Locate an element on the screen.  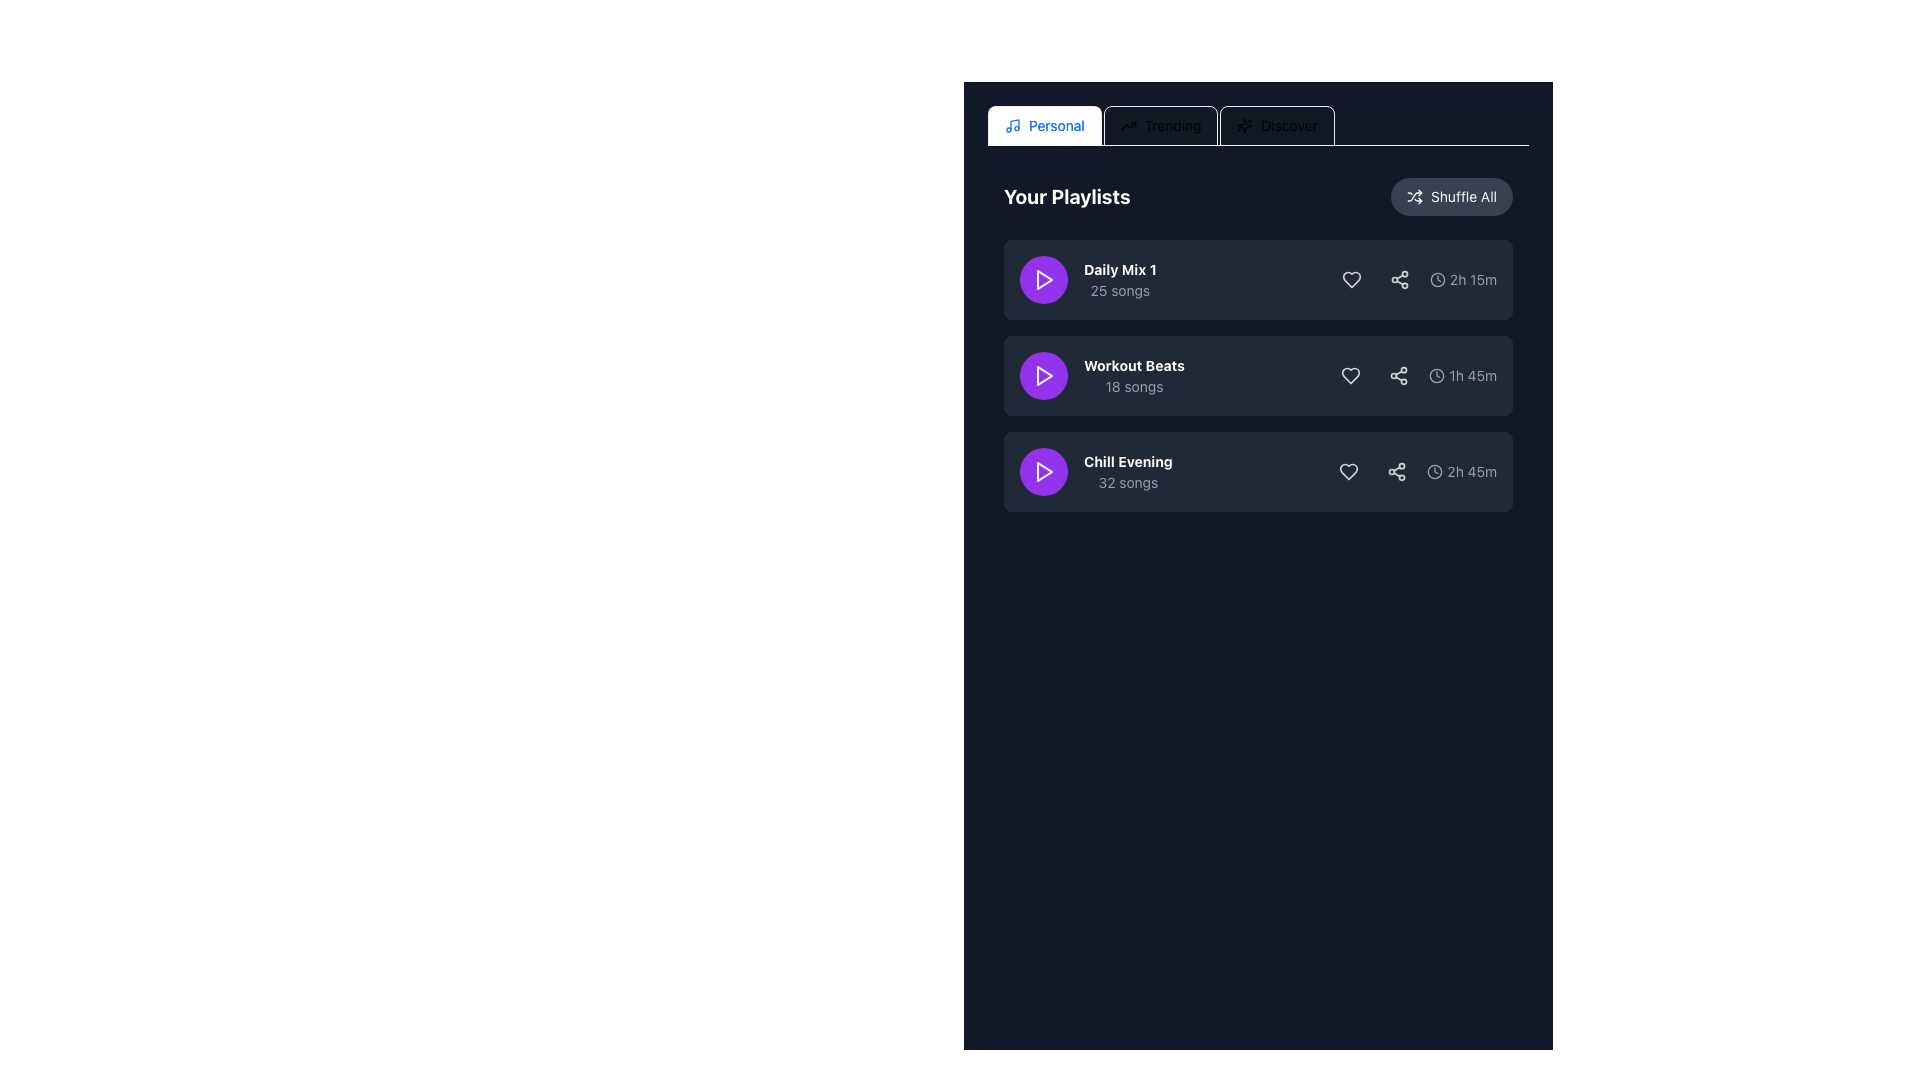
the clock icon, which is represented with a circular outline and clock hands resembling an analog clock face, located in the third row of the playlist list adjacent to the text '2h 45m' is located at coordinates (1434, 471).